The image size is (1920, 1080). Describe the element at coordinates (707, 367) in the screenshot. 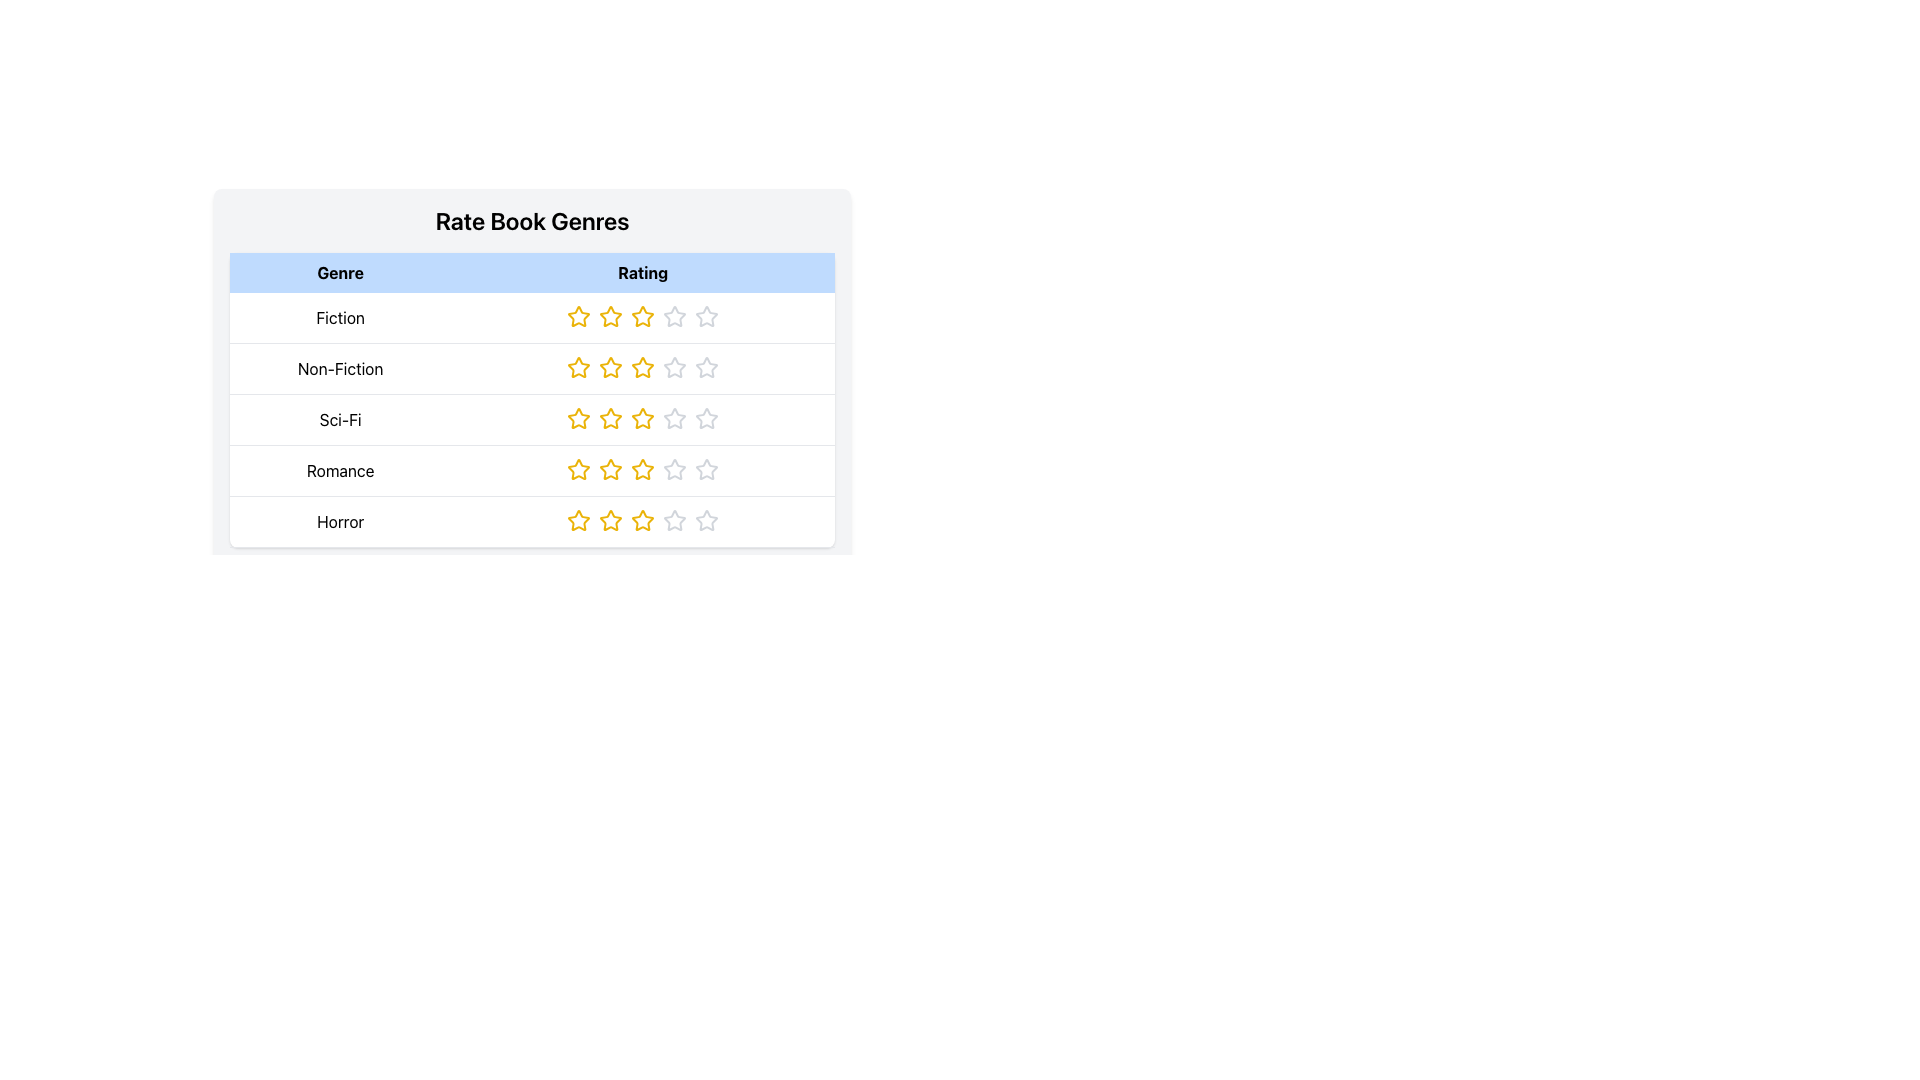

I see `the third star icon in the 'Non-Fiction' rating row of the 'Rate Book Genres' table to rate it` at that location.